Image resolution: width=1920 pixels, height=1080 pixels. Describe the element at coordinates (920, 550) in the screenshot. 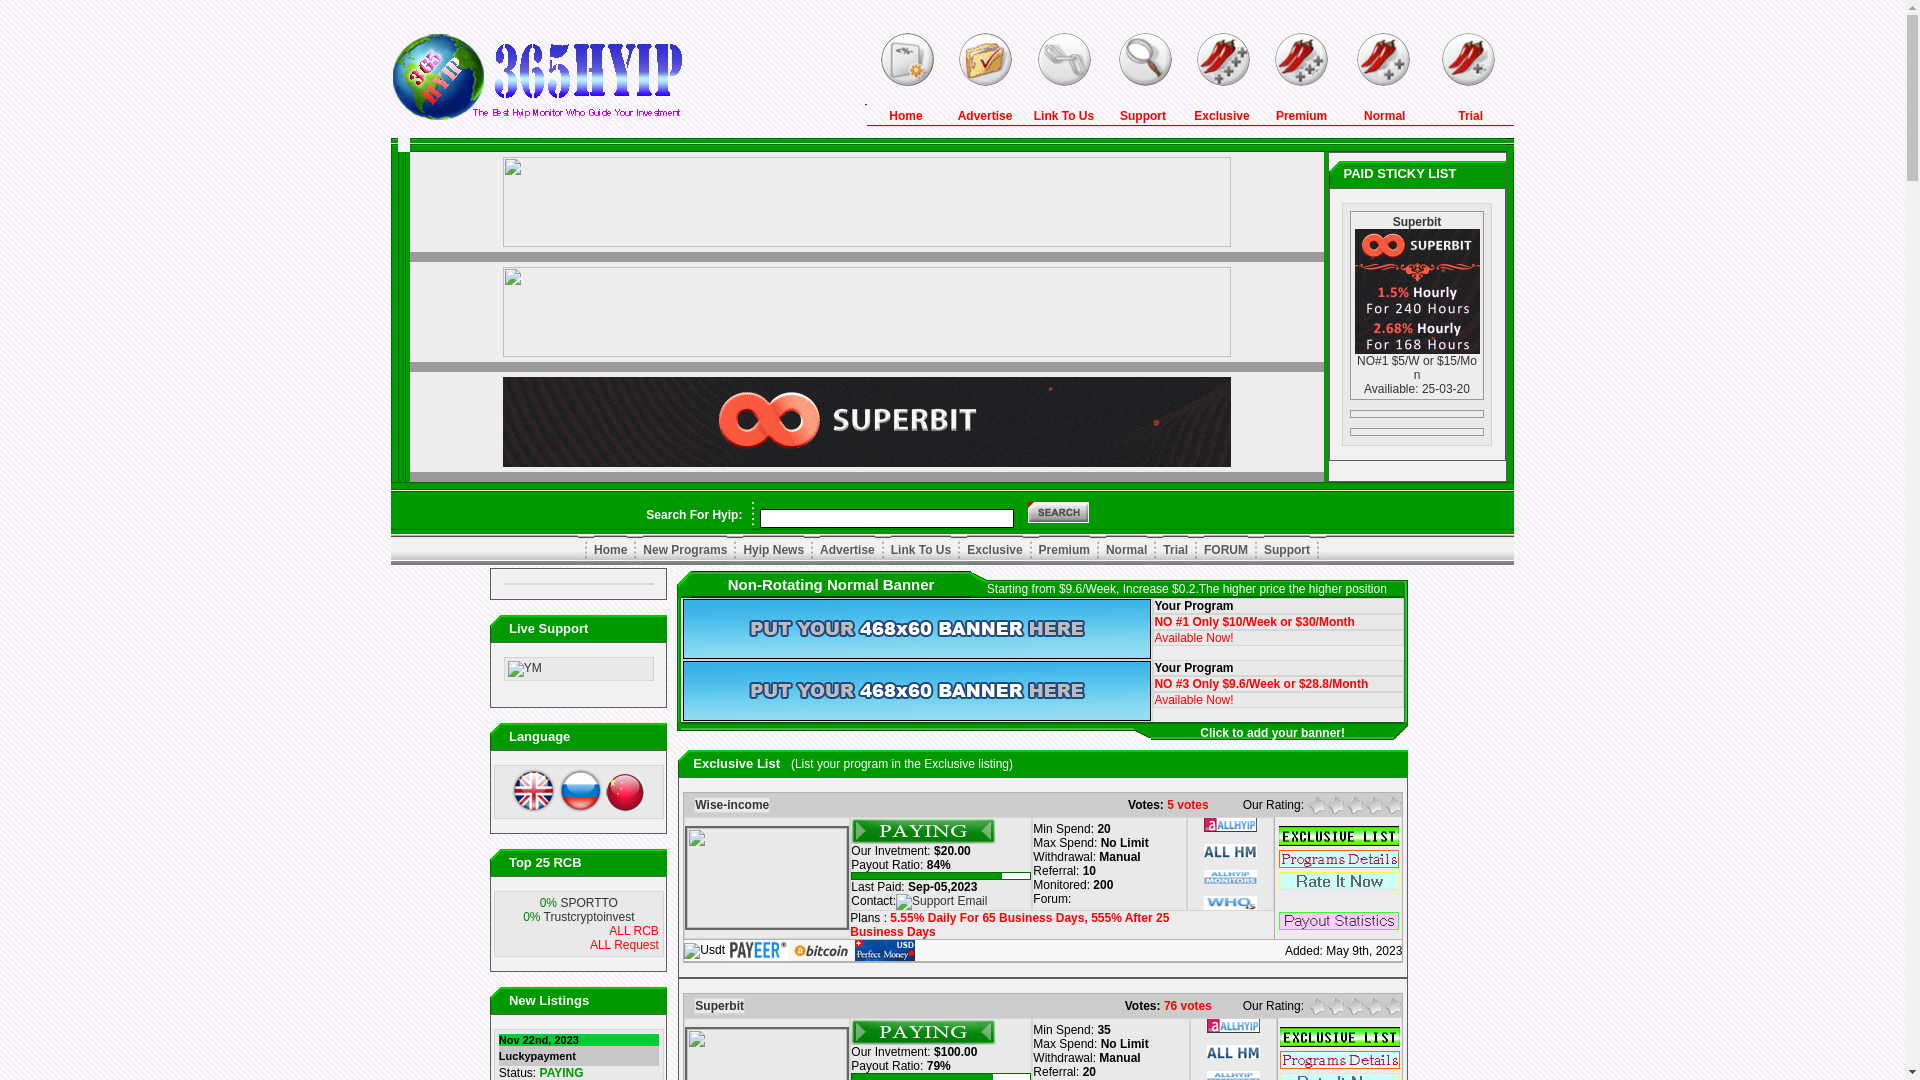

I see `'Link To Us'` at that location.